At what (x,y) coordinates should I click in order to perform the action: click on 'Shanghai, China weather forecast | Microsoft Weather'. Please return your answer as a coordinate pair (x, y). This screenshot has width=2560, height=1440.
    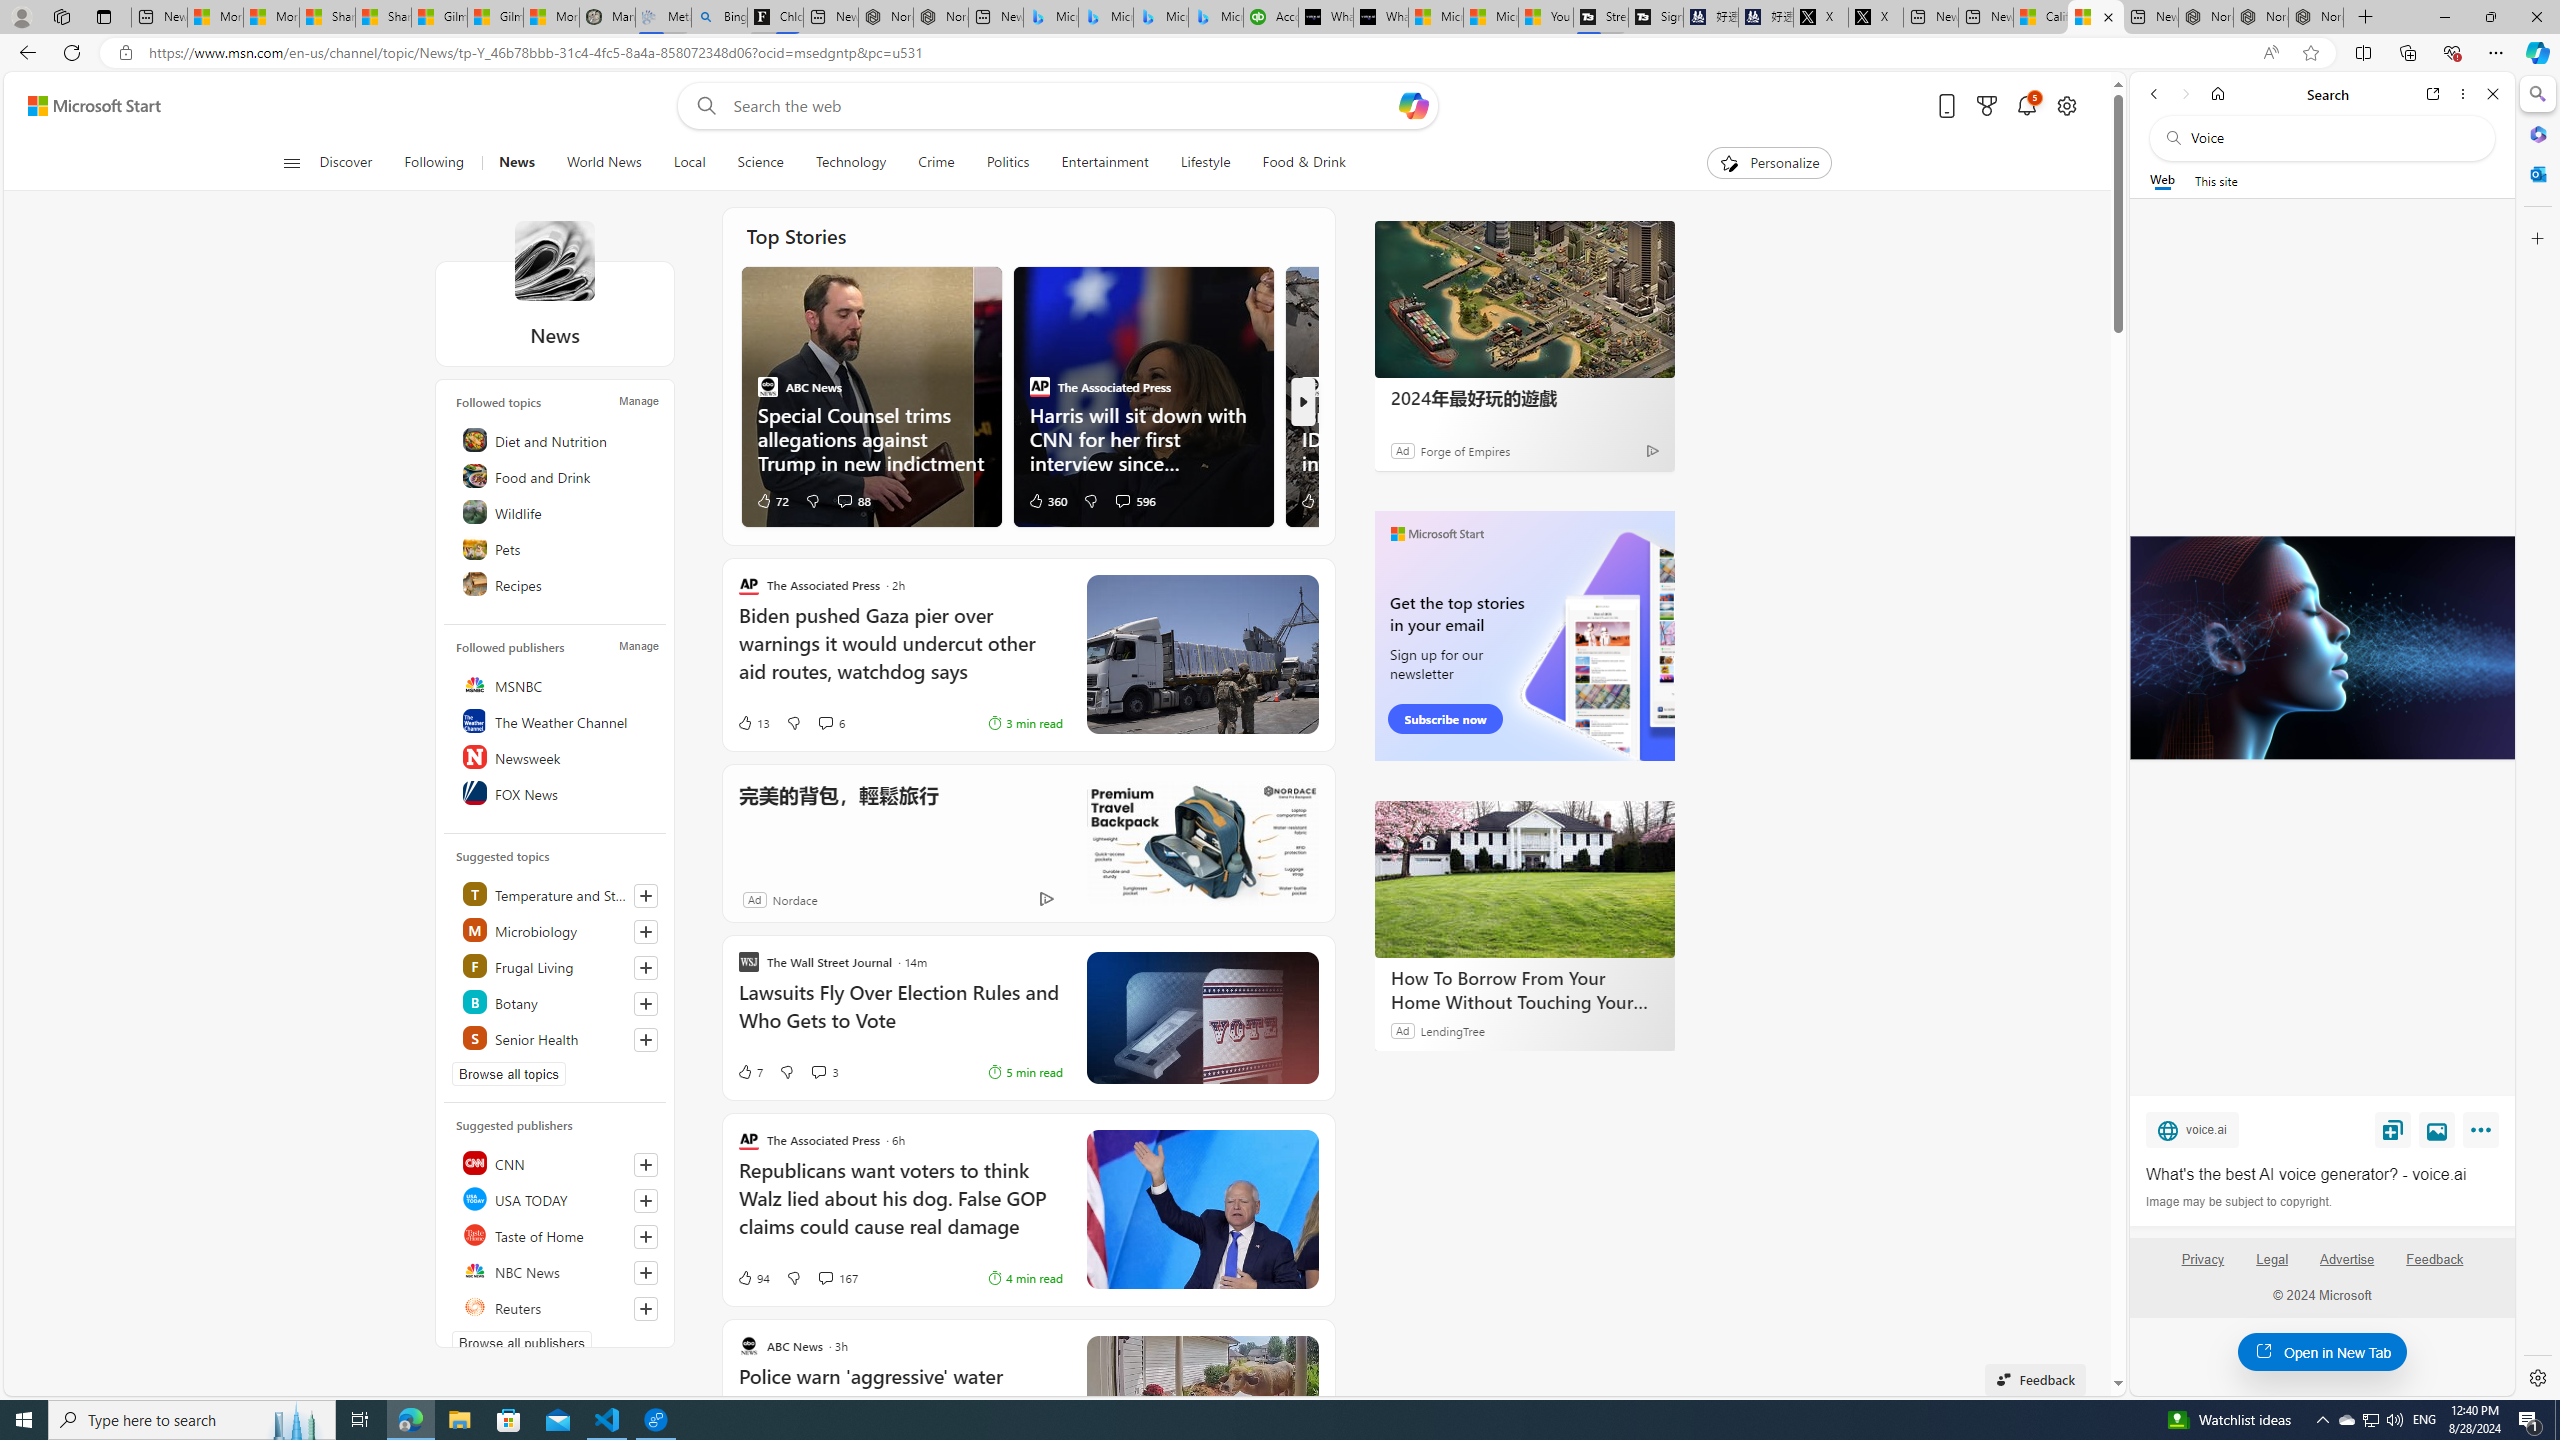
    Looking at the image, I should click on (383, 16).